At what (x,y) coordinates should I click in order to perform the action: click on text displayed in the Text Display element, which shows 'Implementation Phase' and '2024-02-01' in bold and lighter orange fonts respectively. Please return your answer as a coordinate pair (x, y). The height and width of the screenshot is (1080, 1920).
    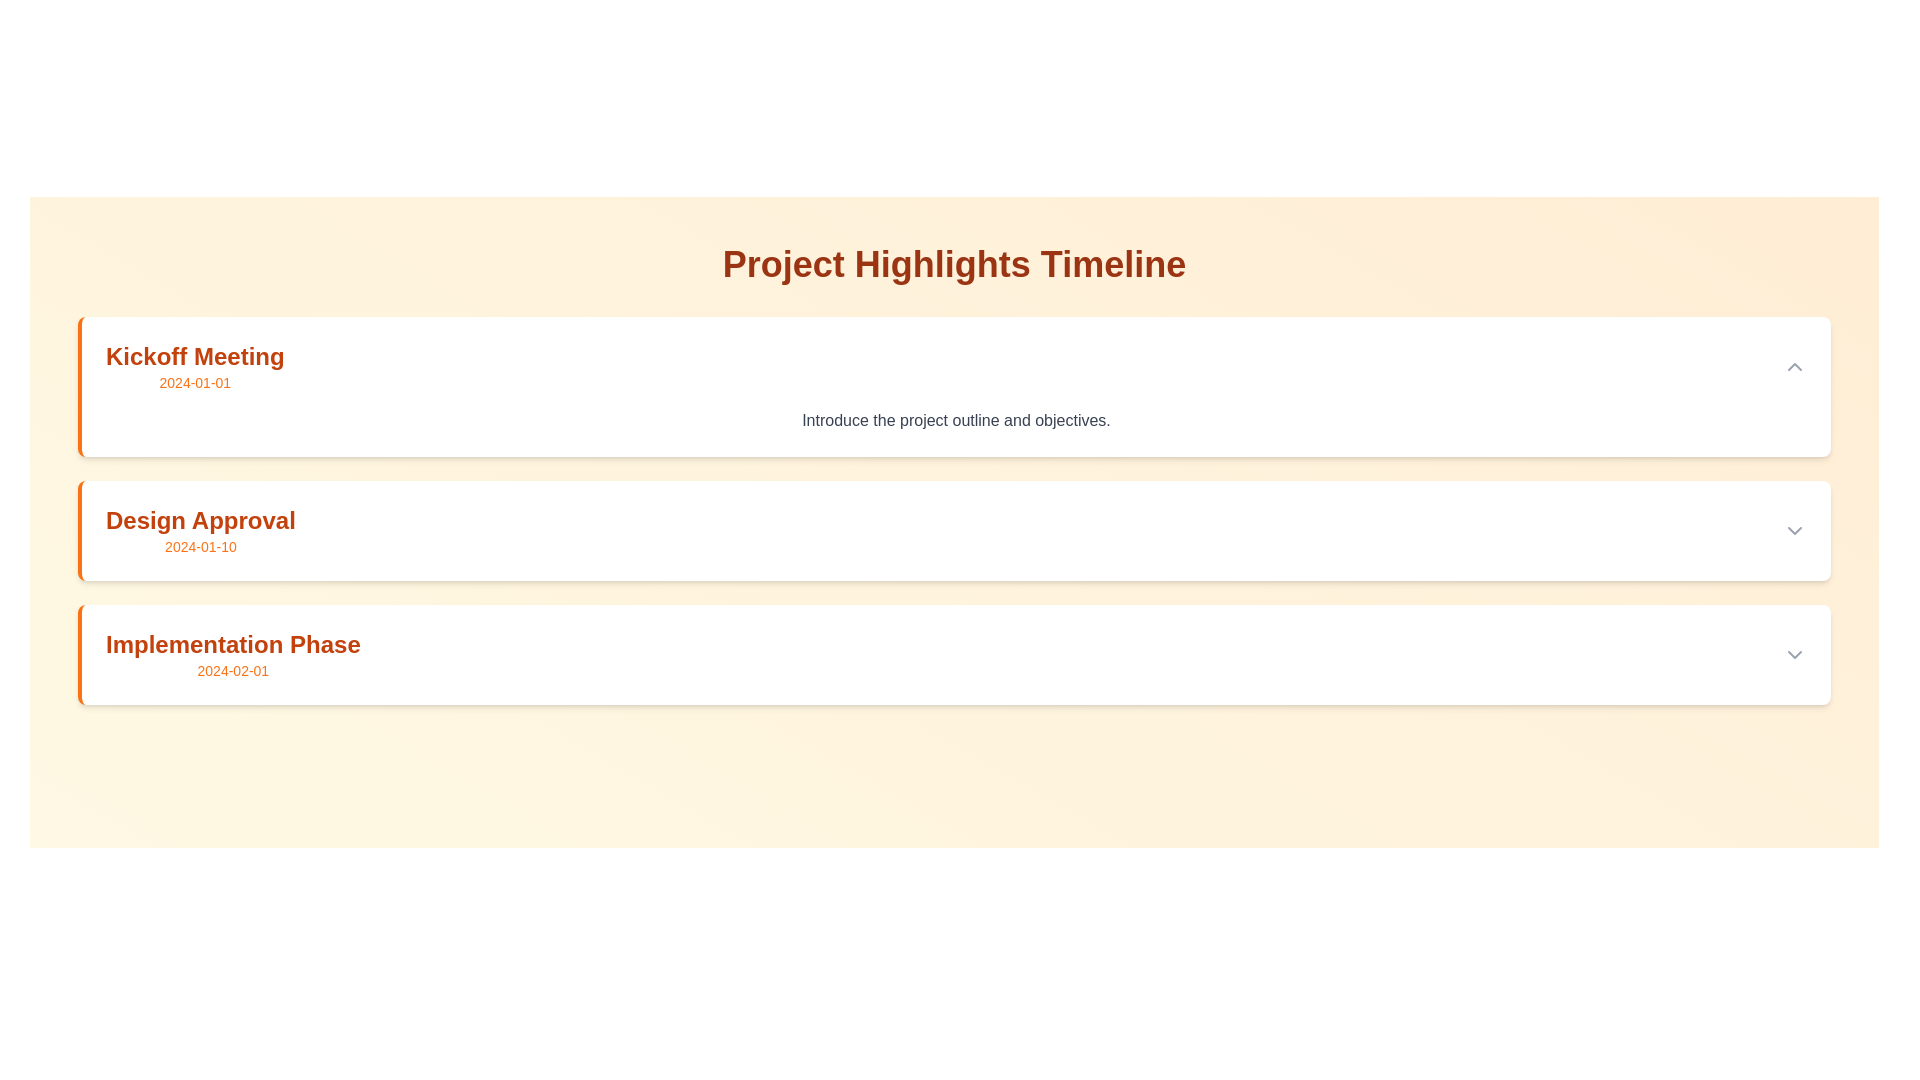
    Looking at the image, I should click on (233, 655).